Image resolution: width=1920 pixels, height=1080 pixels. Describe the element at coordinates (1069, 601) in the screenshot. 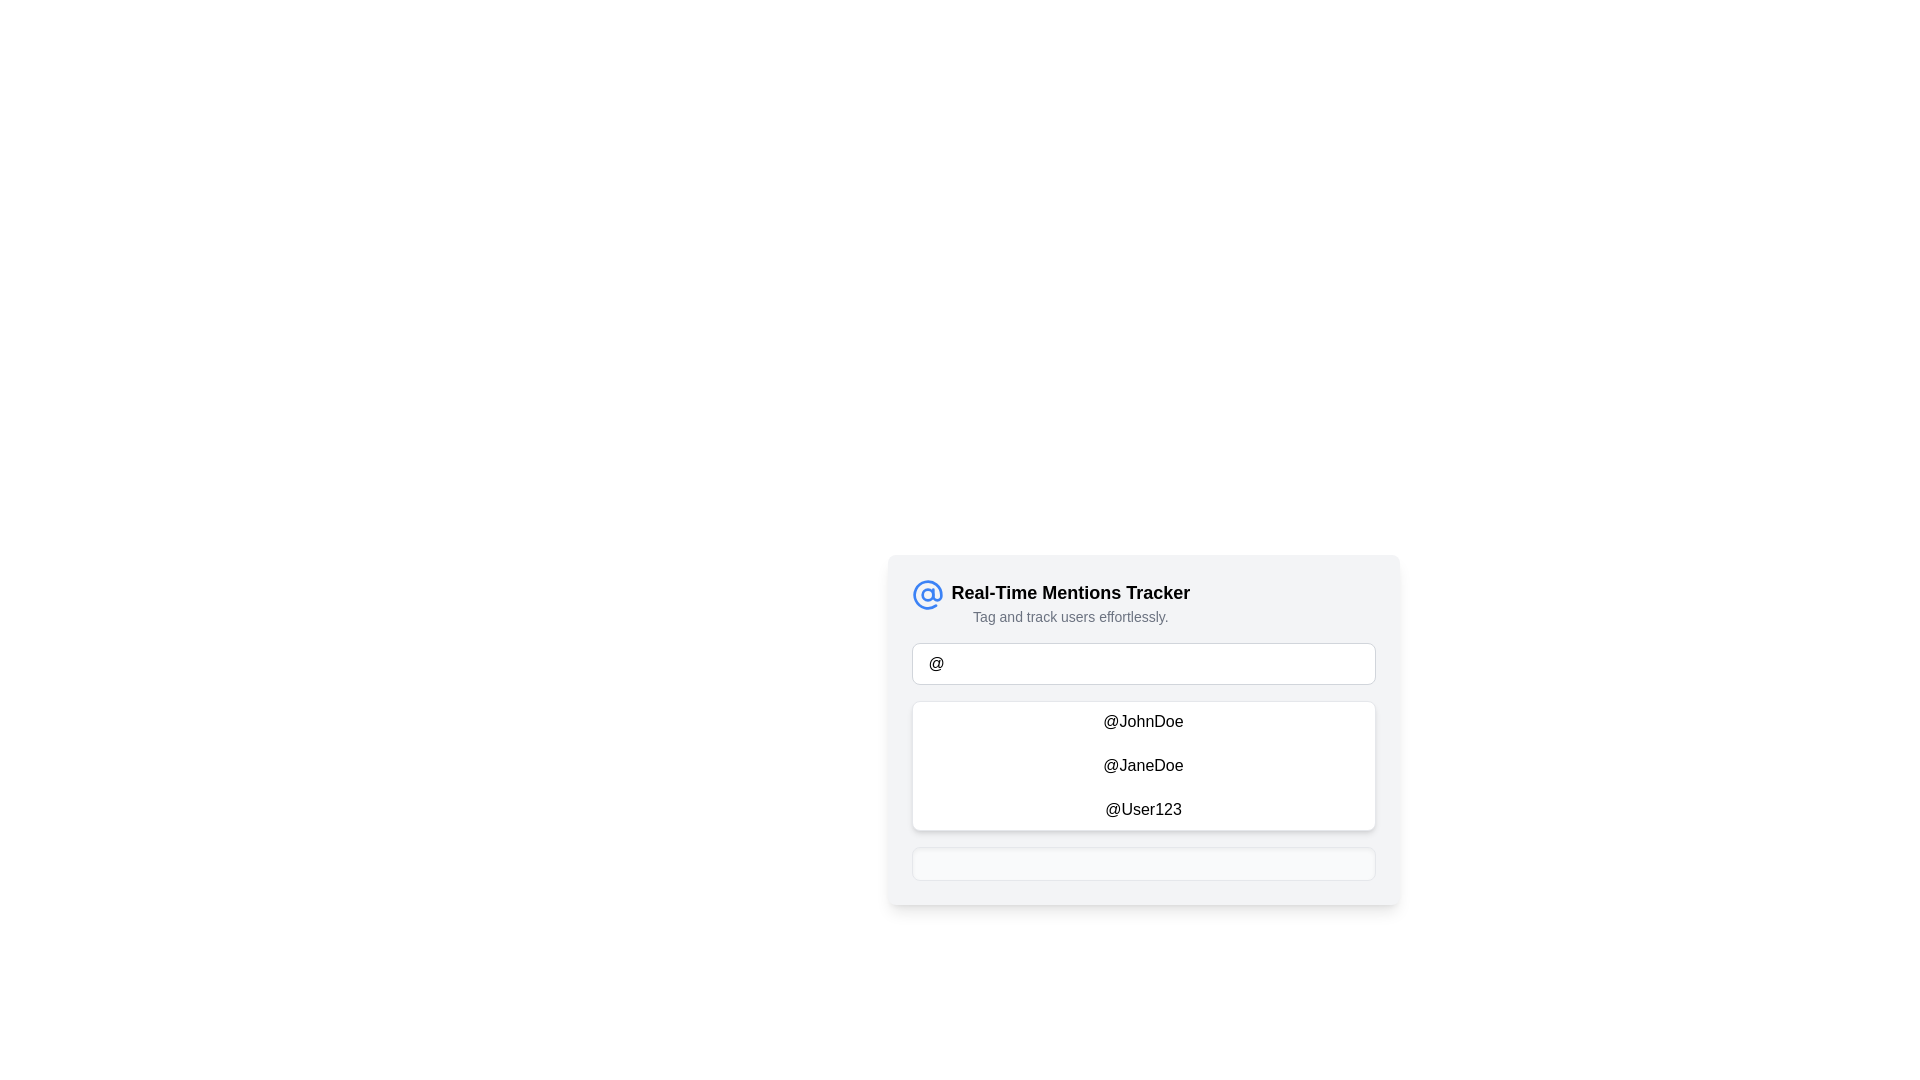

I see `the text block displaying 'Real-Time Mentions Tracker' and 'Tag and track users effortlessly.' which is located in the top portion of a rectangular card interface, to the right of a blue '@' icon` at that location.